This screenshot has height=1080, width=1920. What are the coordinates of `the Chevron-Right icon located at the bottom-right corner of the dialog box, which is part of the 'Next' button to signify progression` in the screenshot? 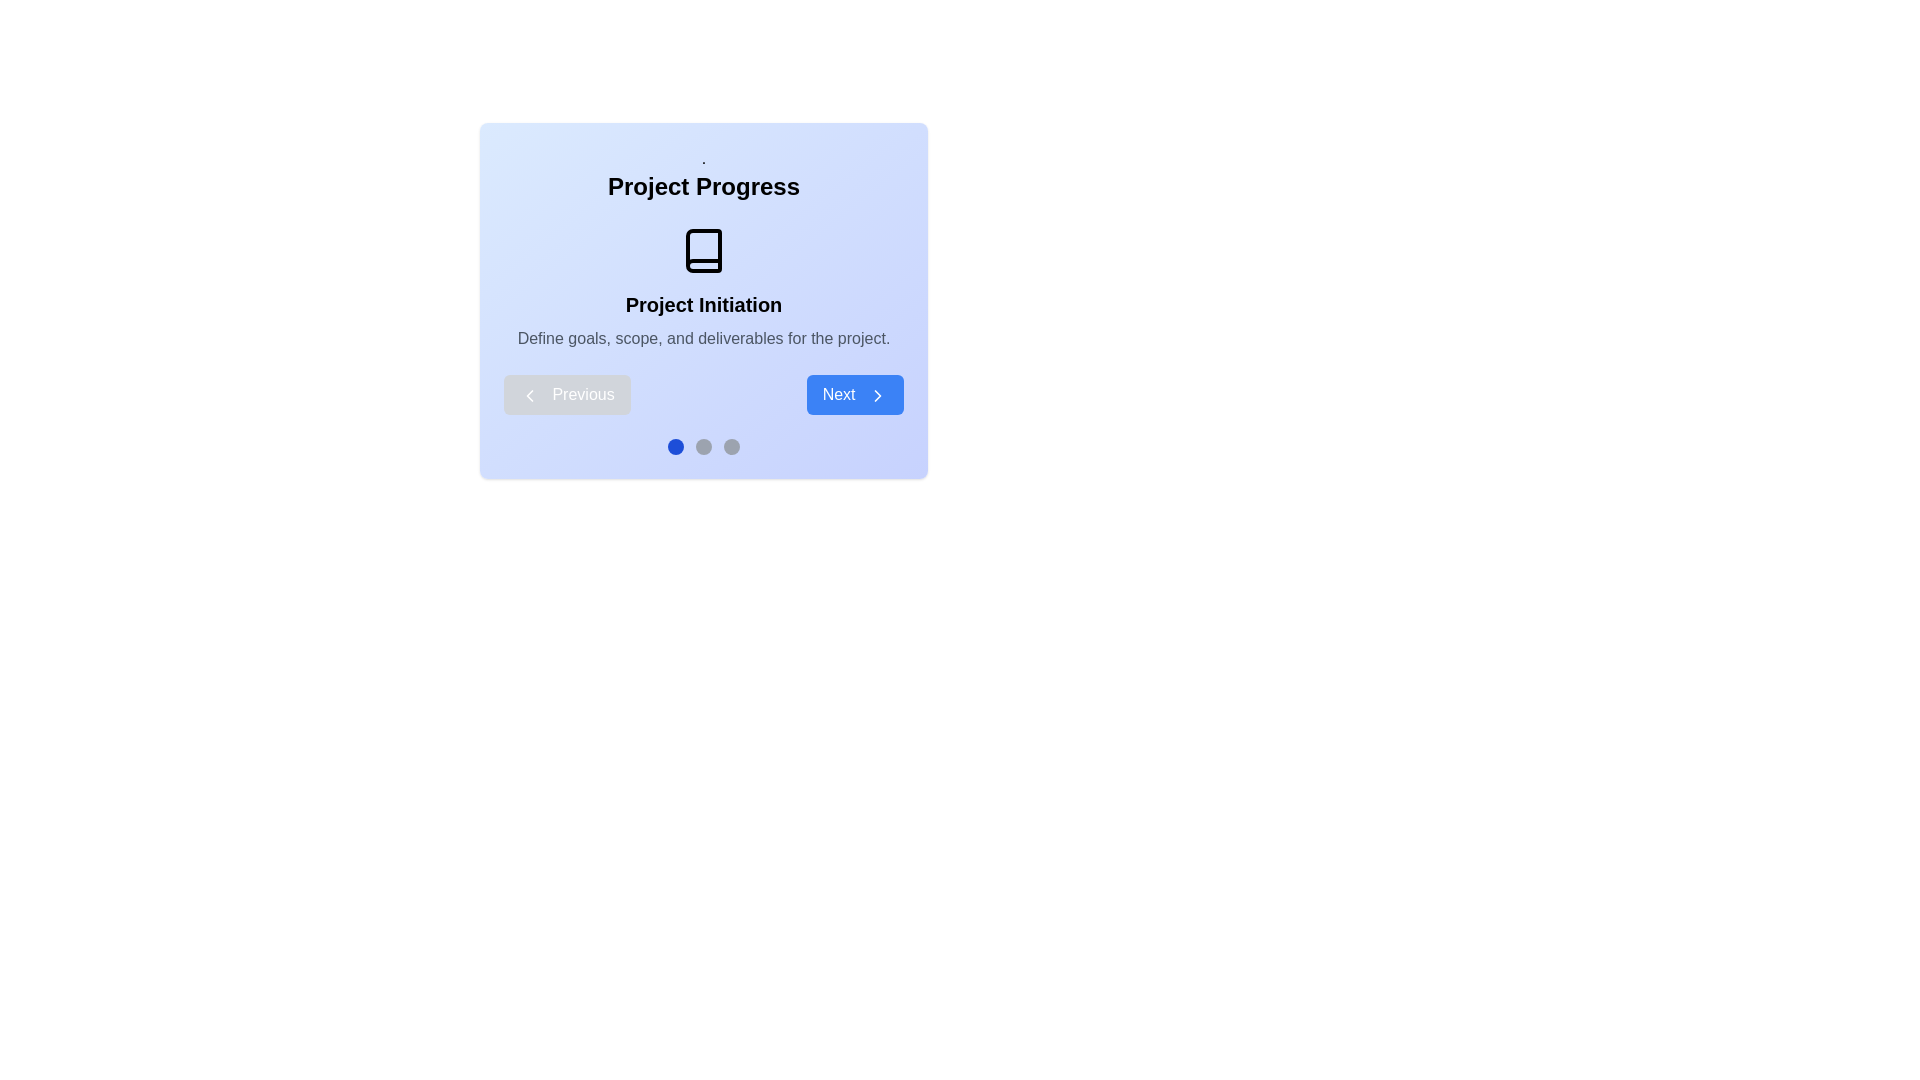 It's located at (878, 394).